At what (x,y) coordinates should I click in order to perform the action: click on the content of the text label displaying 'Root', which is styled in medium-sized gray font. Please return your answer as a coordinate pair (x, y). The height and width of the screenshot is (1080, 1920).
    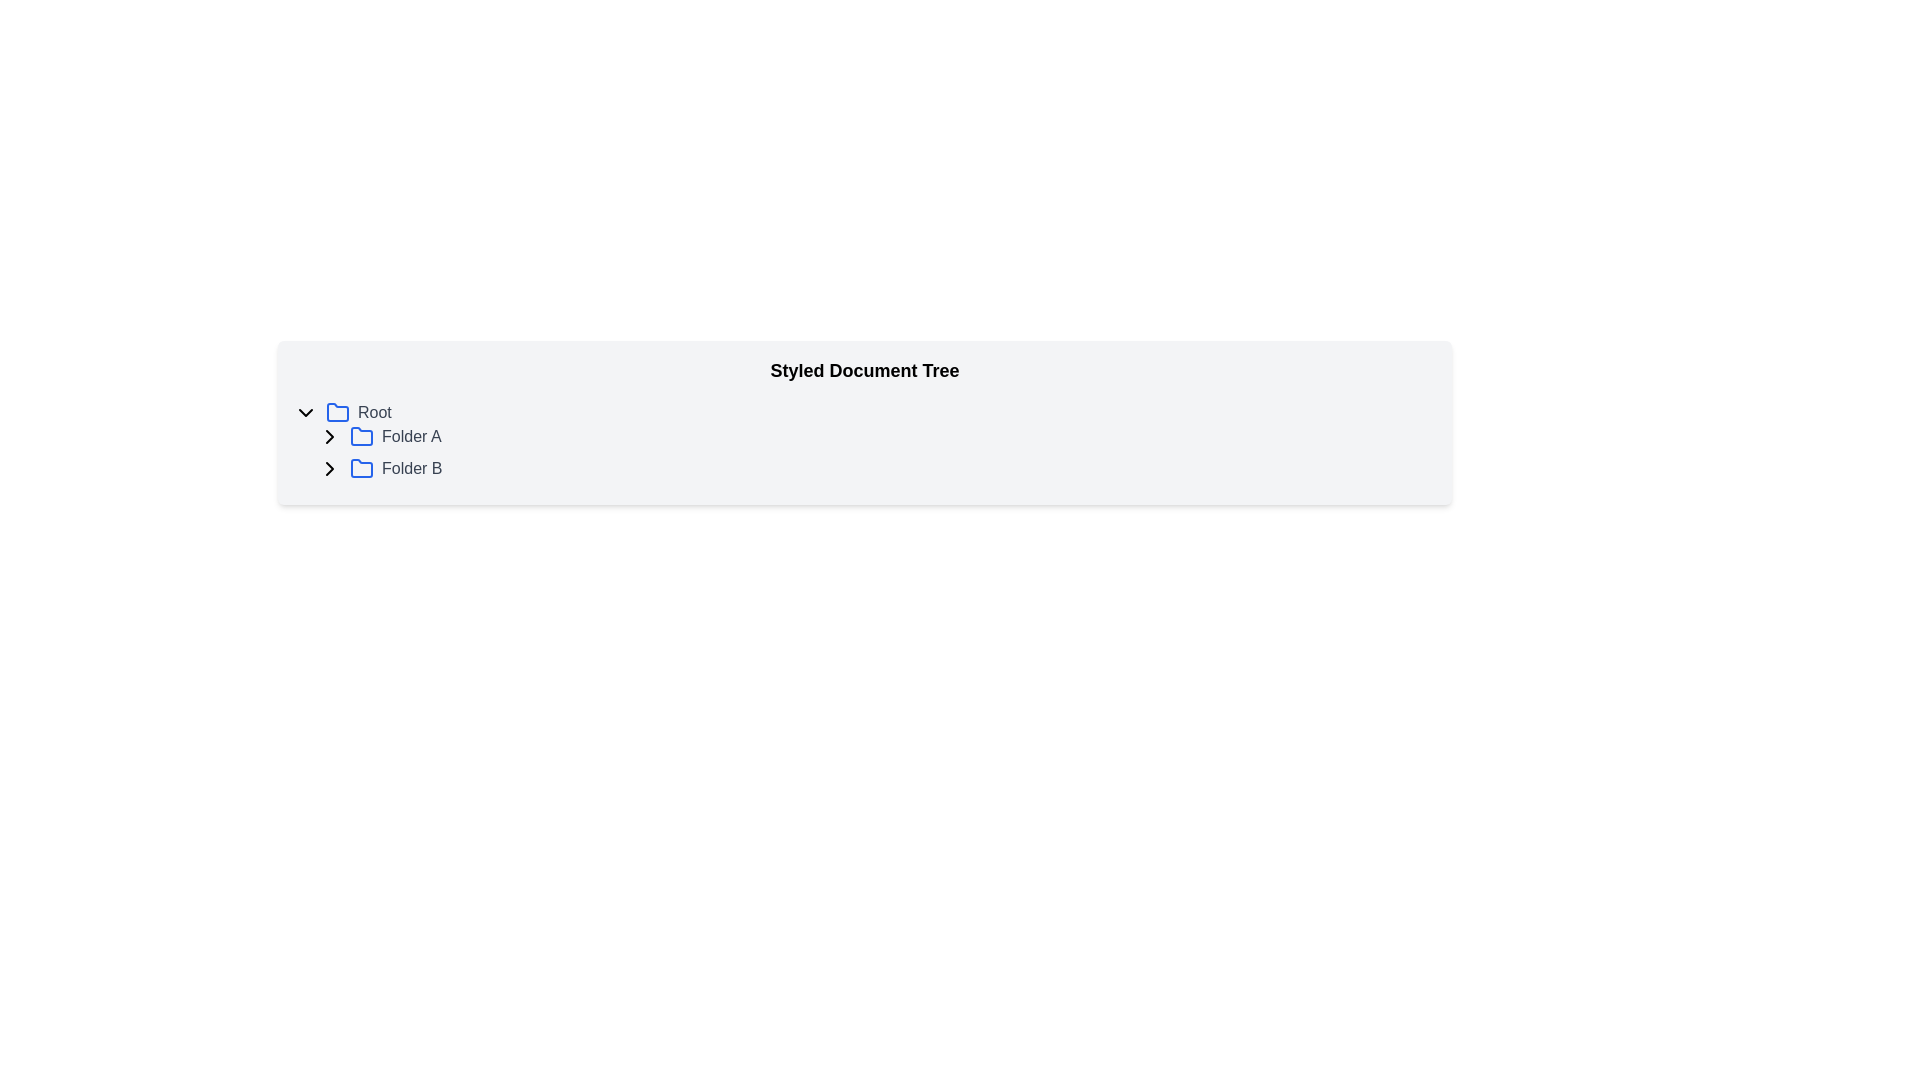
    Looking at the image, I should click on (374, 411).